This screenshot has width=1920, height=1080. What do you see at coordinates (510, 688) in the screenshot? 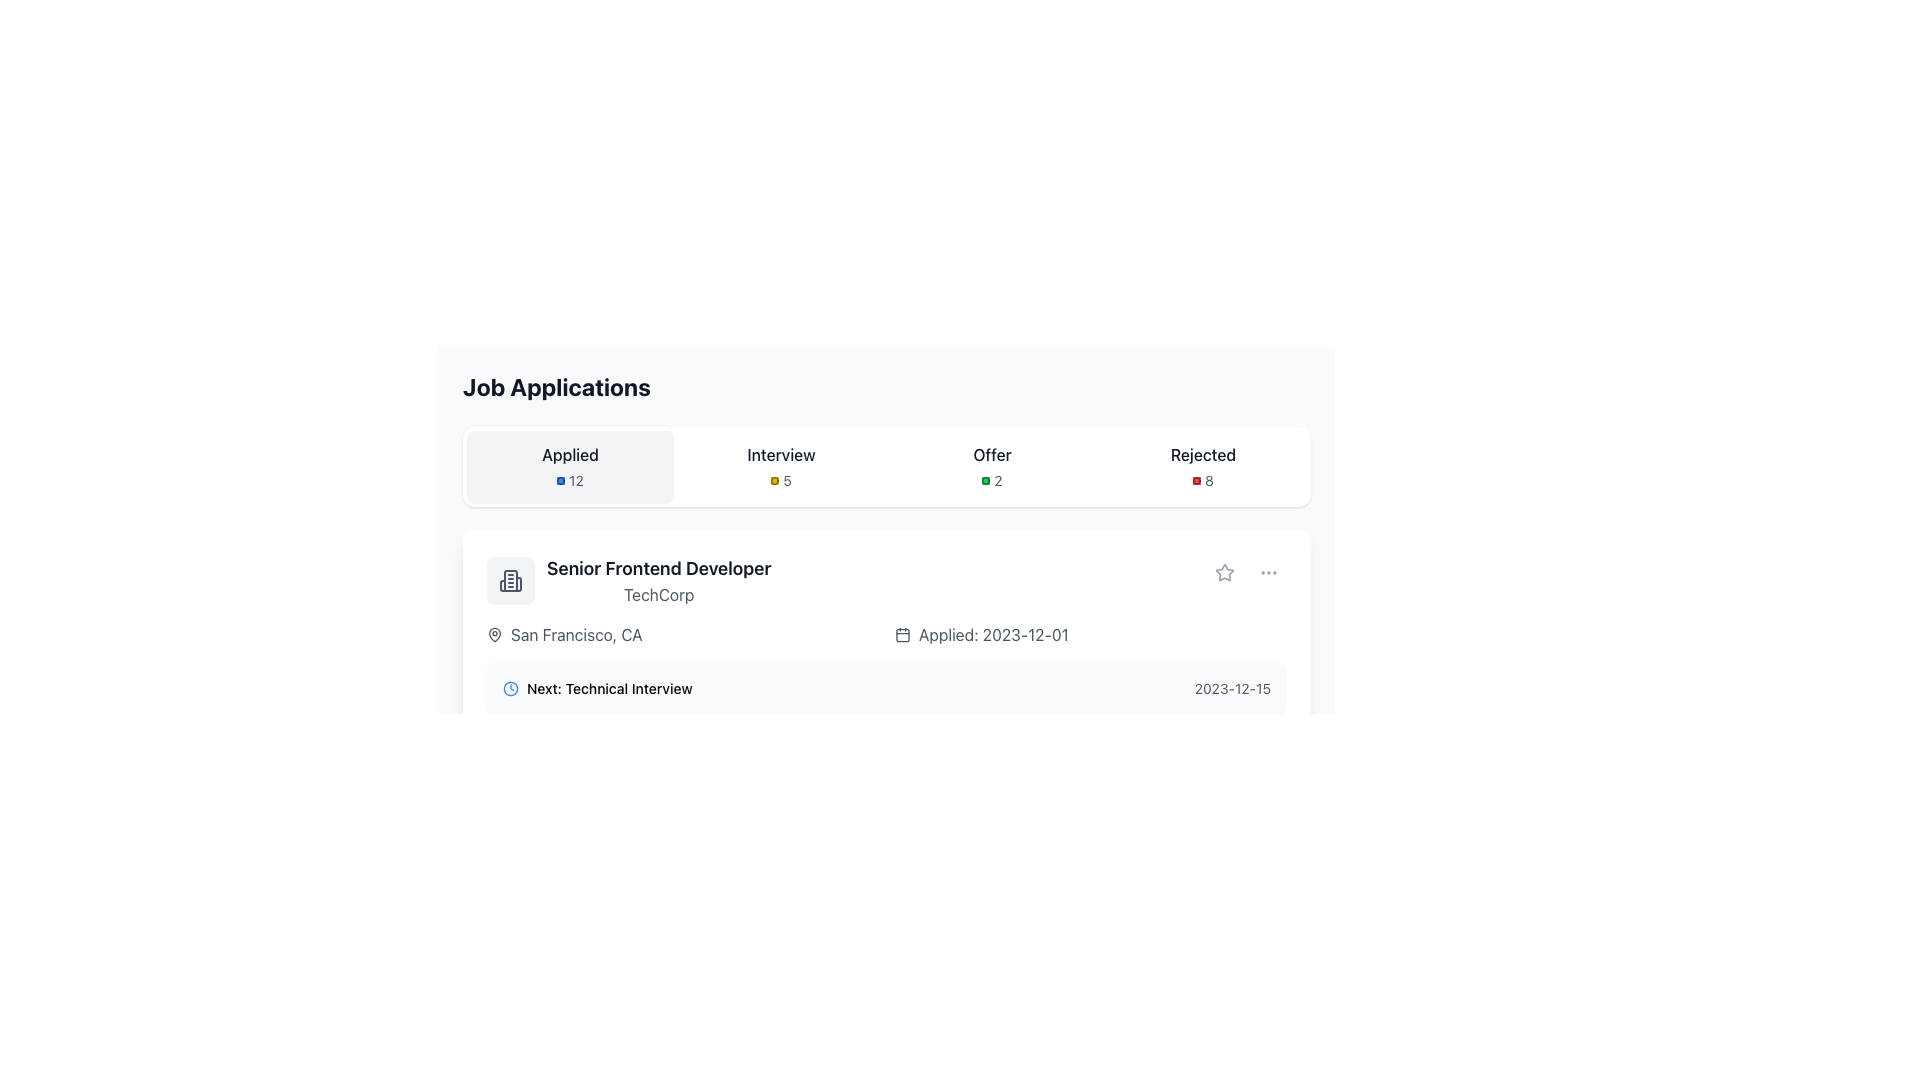
I see `the circular graphic element representing the clock face within the clock icon, which is located near the textual indication of dates for job applications tracking` at bounding box center [510, 688].